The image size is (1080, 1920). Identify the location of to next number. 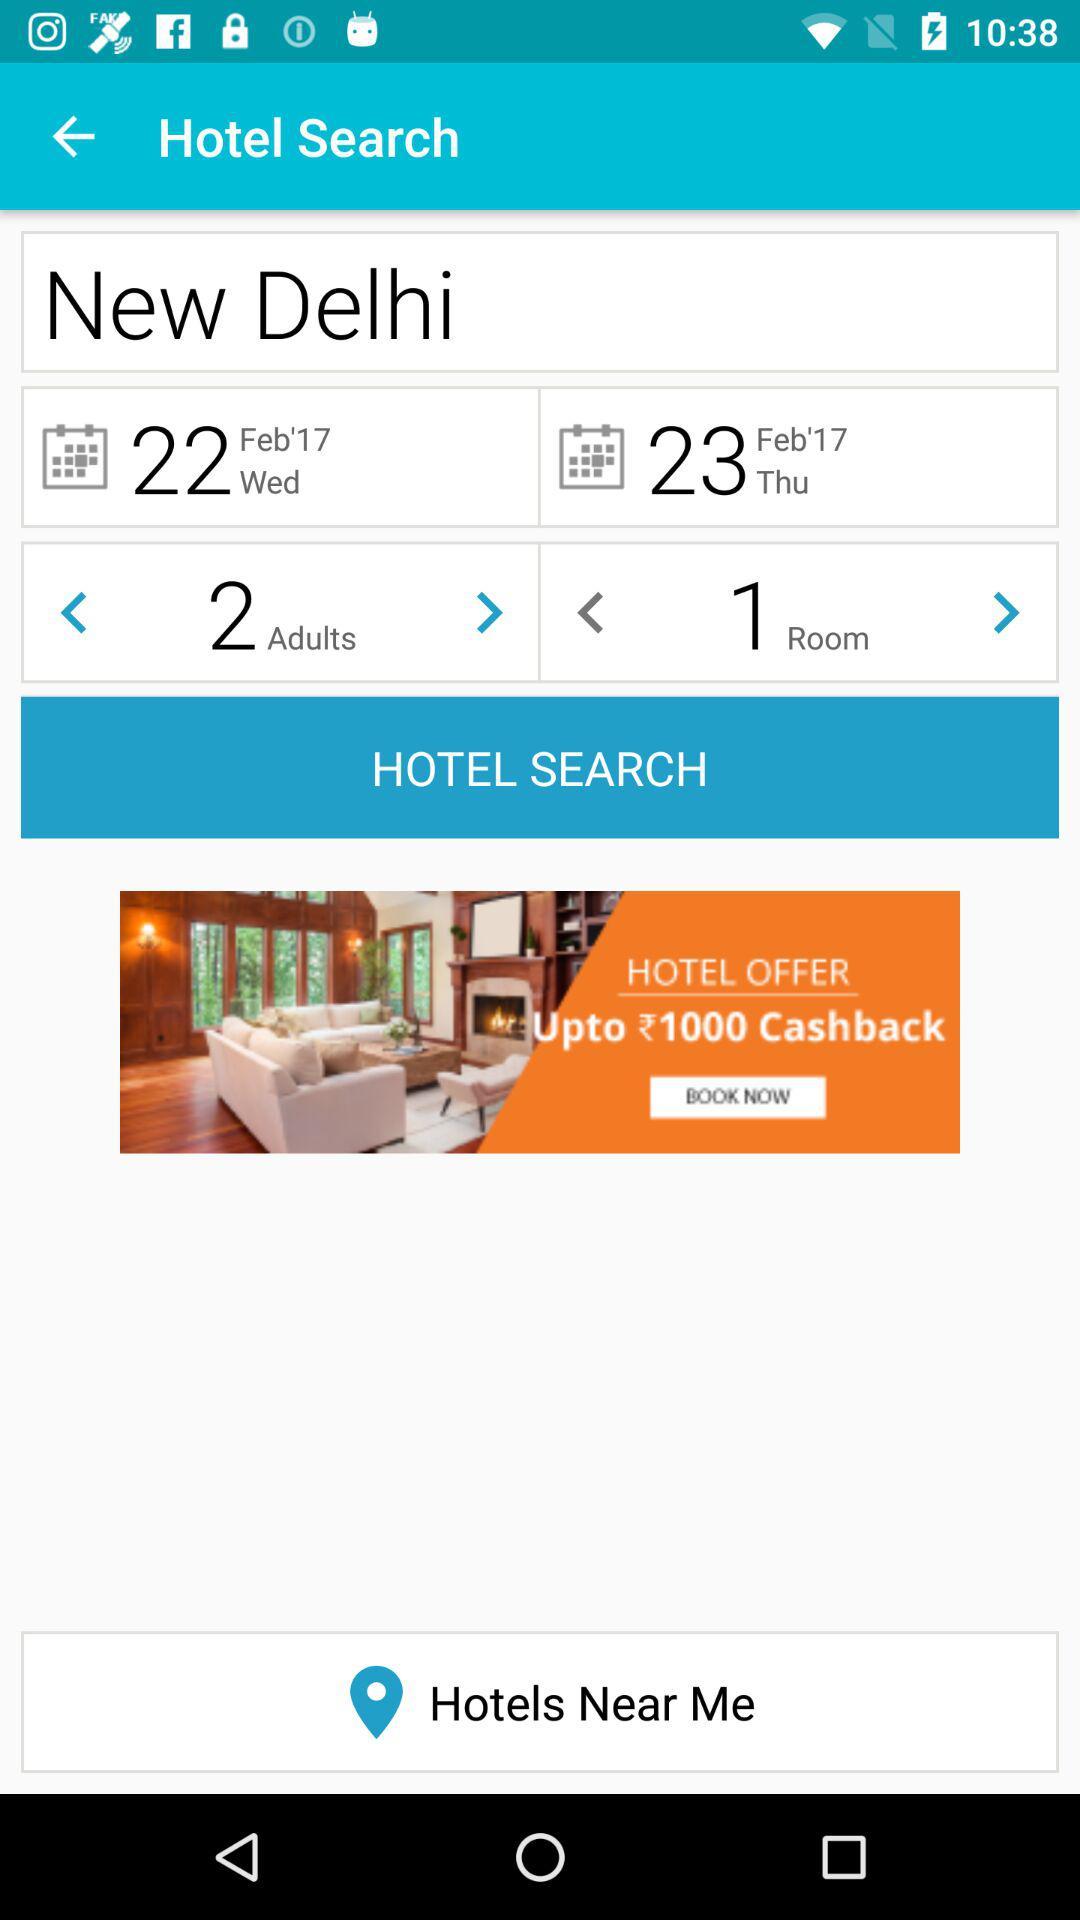
(1006, 611).